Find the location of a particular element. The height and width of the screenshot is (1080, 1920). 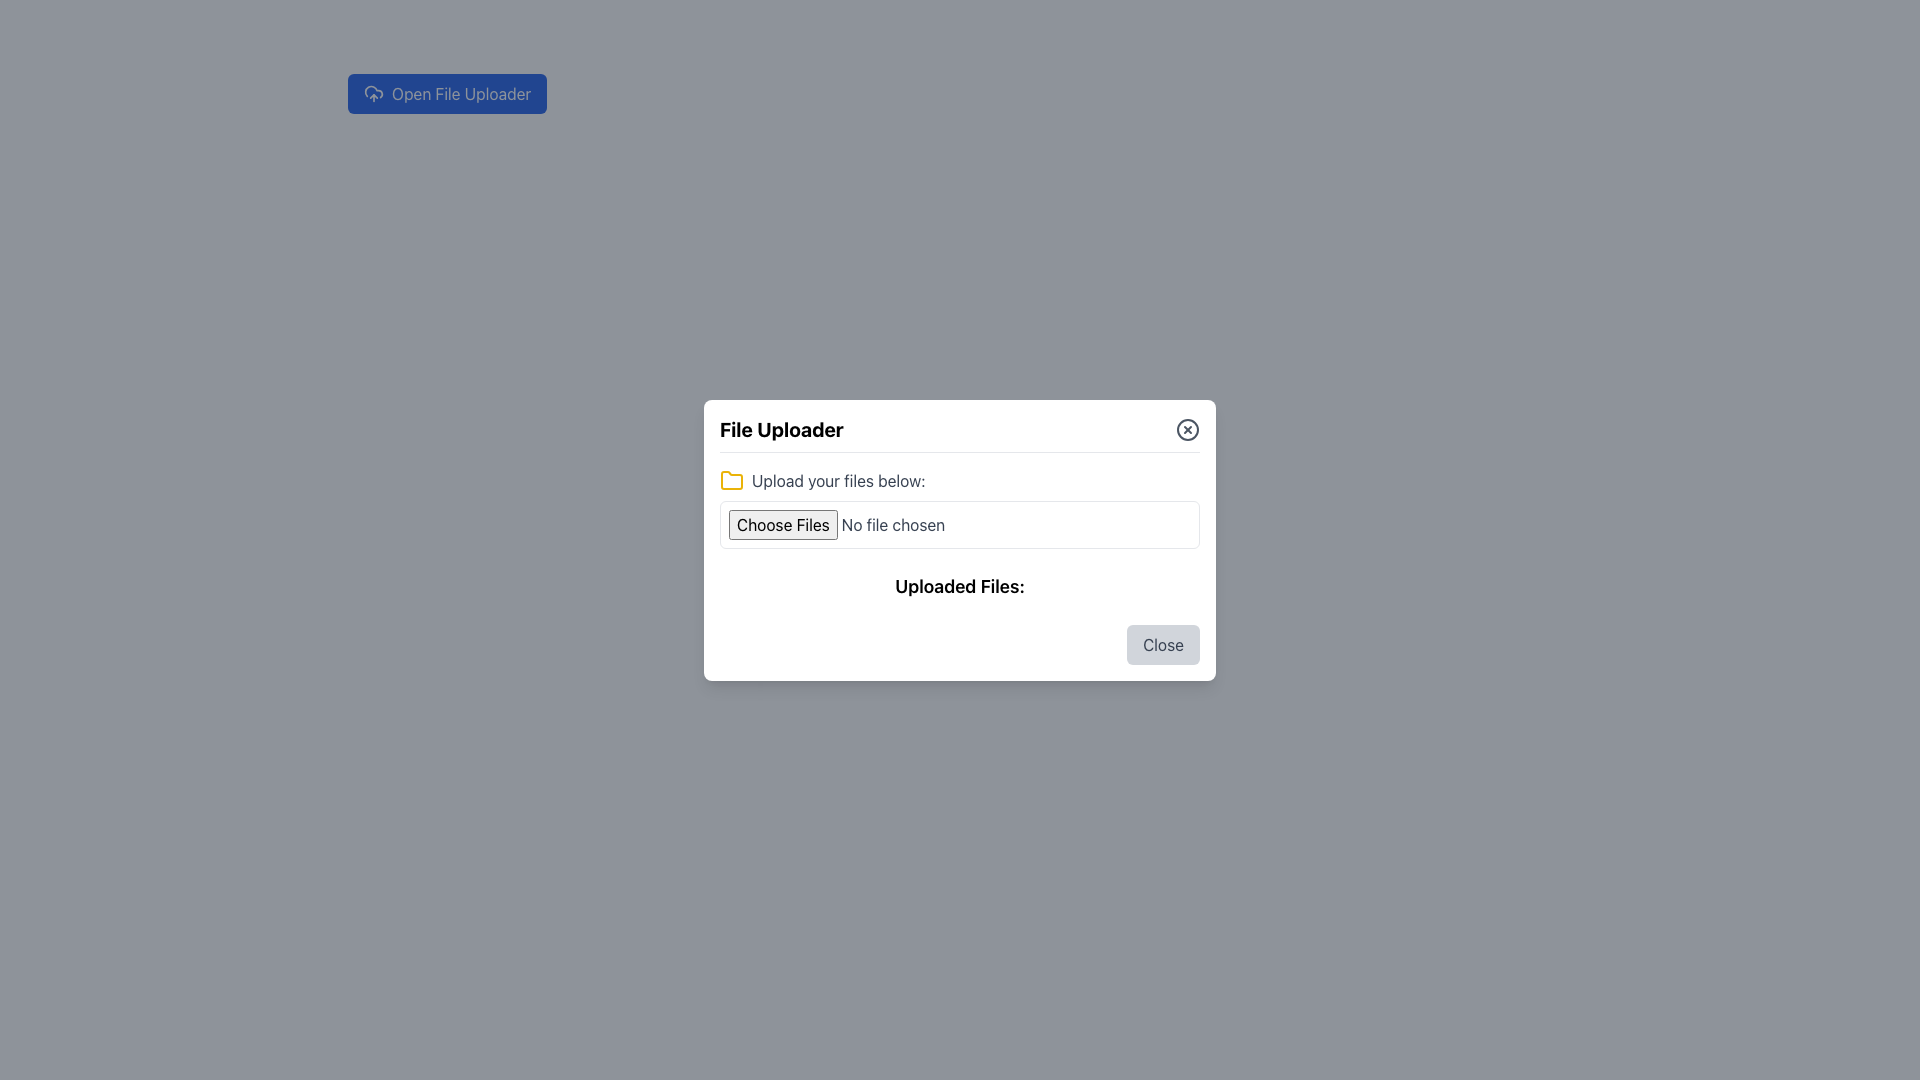

the instructional text label that guides users to upload their files, located above the 'Choose Files' button and to the right of a yellow folder icon is located at coordinates (838, 480).